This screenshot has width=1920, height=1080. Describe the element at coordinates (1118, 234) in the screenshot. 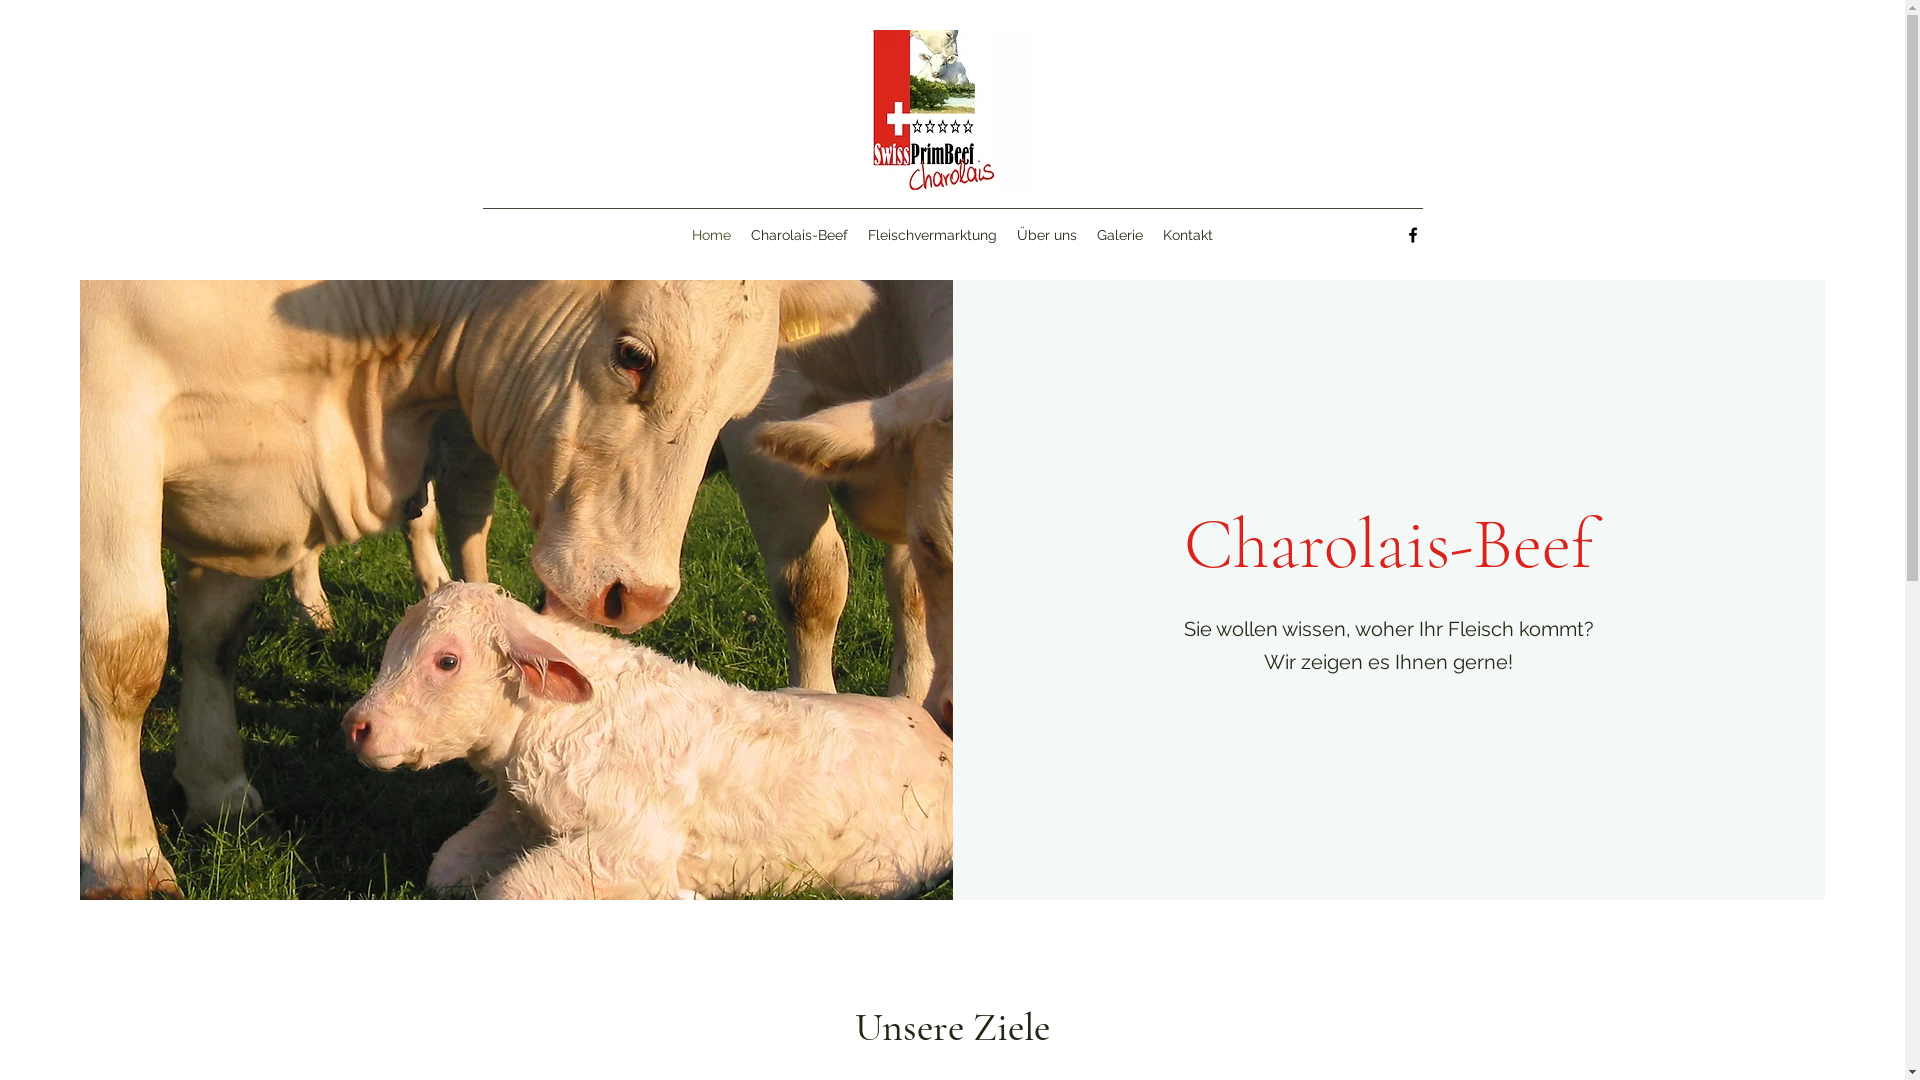

I see `'Galerie'` at that location.